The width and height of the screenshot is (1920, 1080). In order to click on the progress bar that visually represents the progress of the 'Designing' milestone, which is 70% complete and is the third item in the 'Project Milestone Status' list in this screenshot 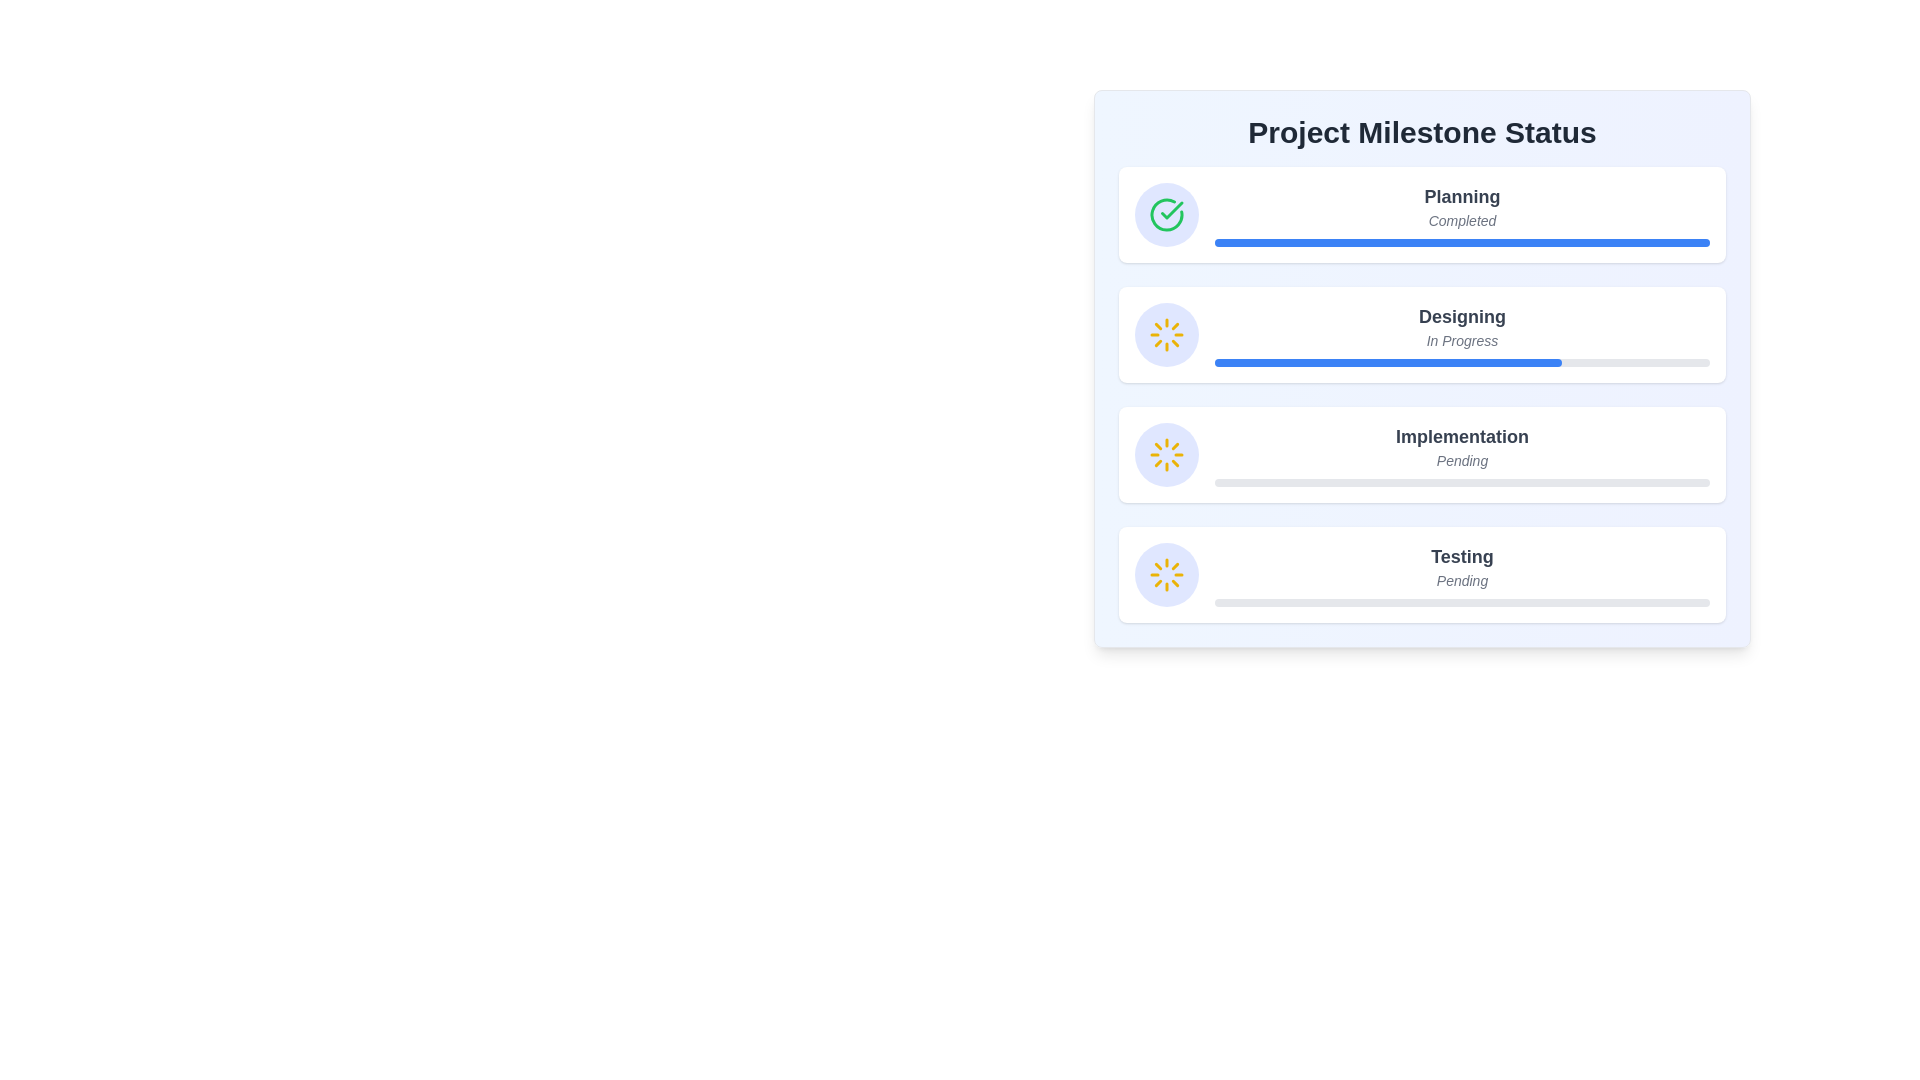, I will do `click(1462, 362)`.